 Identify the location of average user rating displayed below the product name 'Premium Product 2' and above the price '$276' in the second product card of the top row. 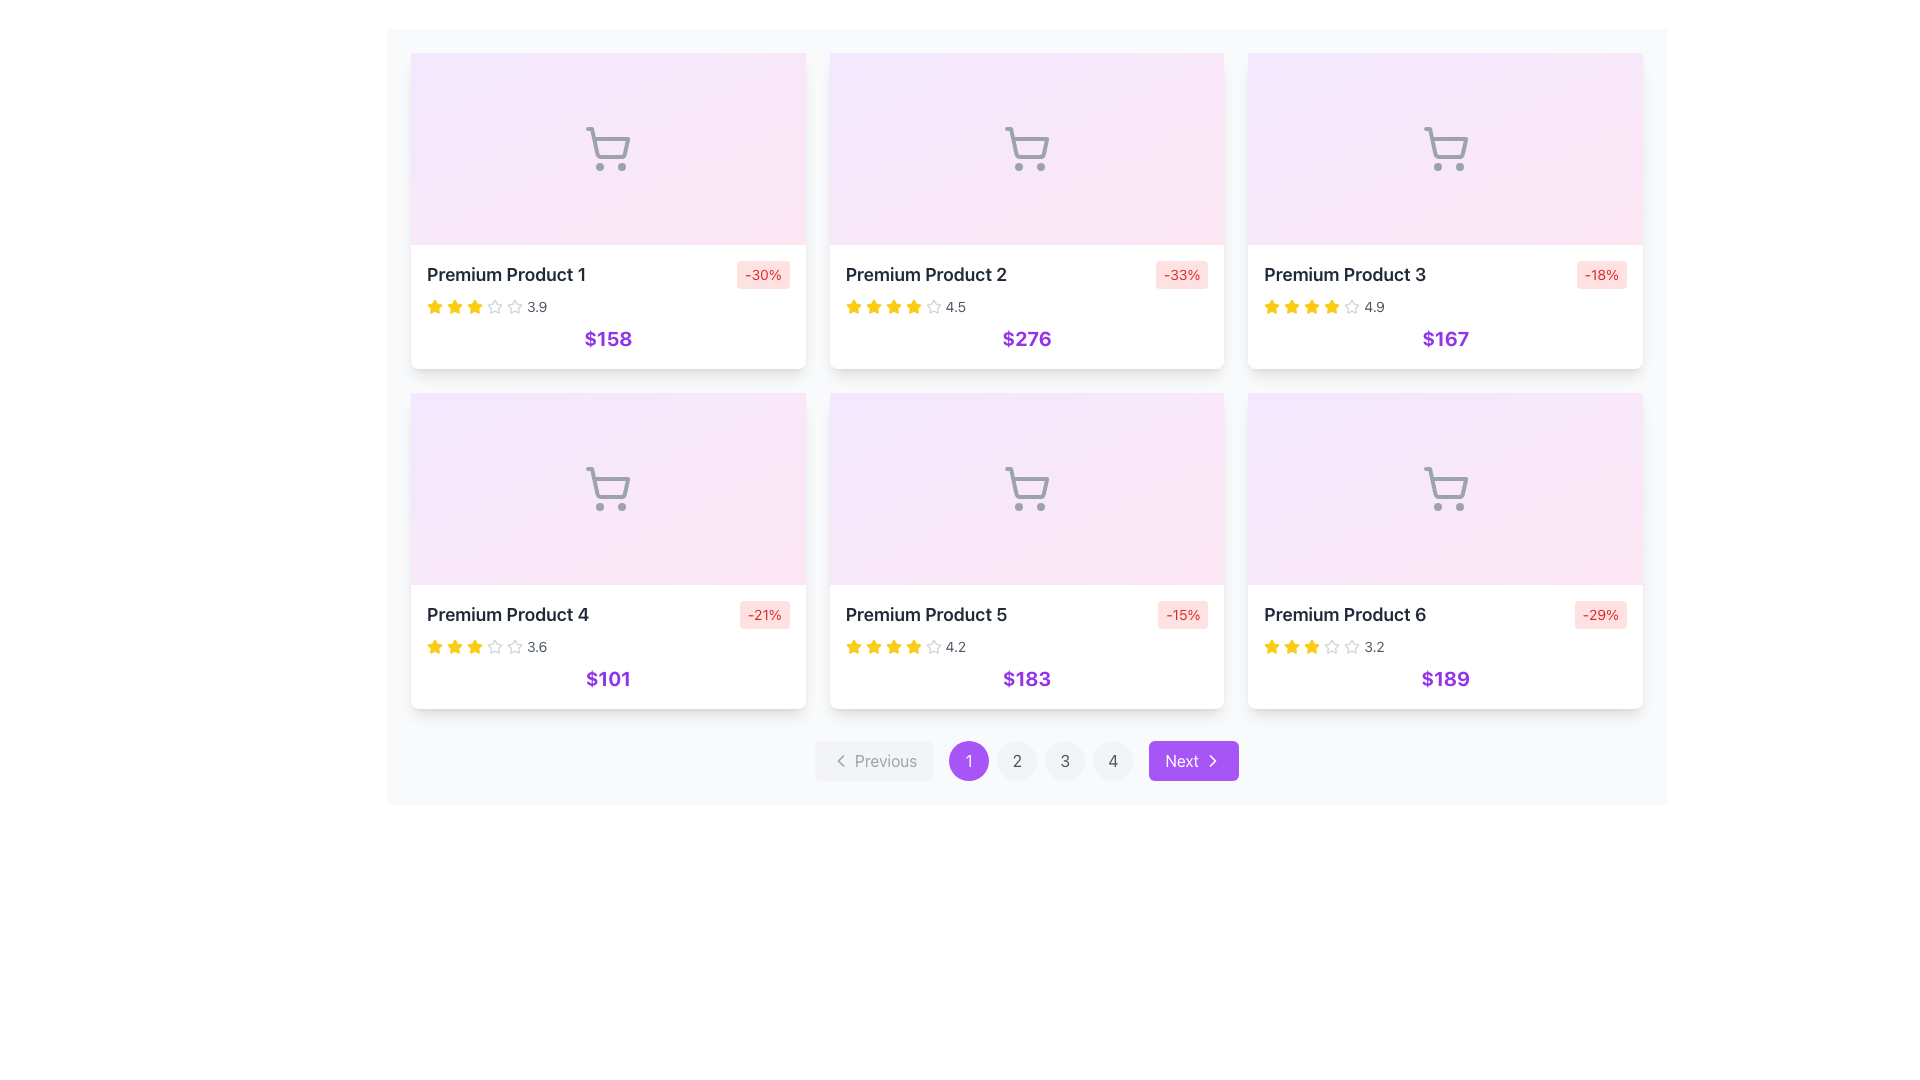
(1027, 307).